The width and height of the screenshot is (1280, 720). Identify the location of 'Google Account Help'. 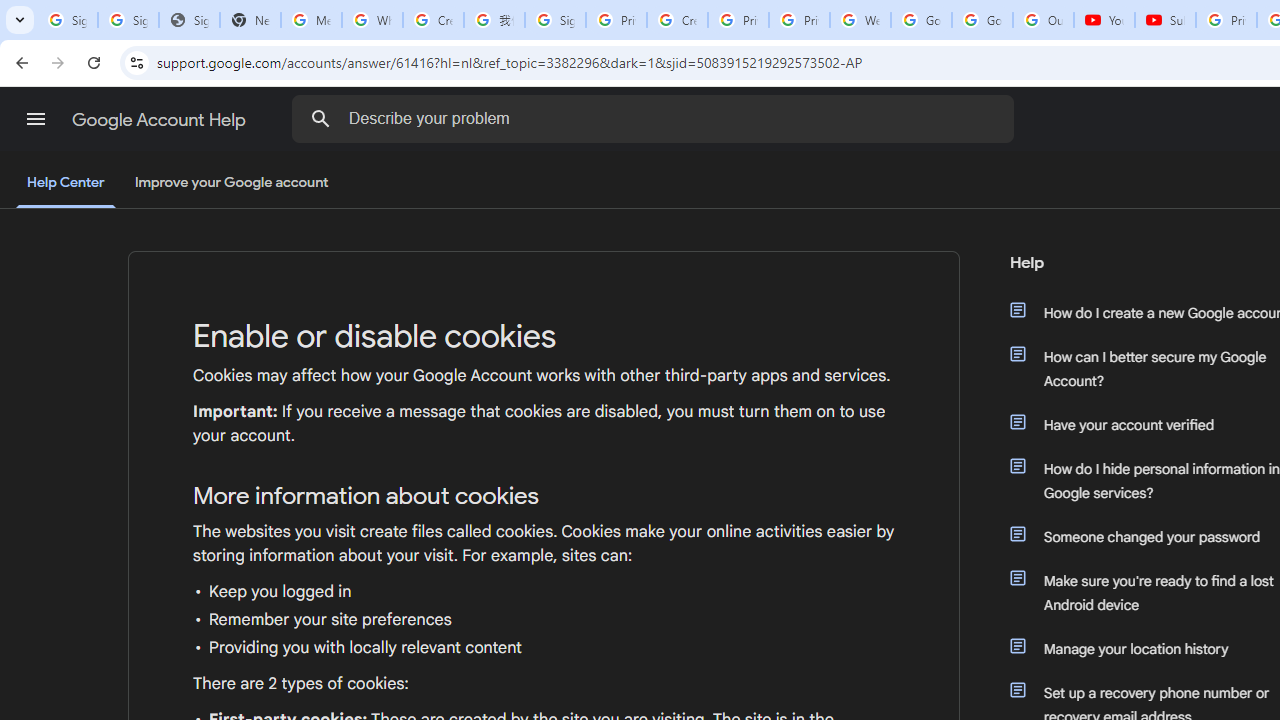
(160, 119).